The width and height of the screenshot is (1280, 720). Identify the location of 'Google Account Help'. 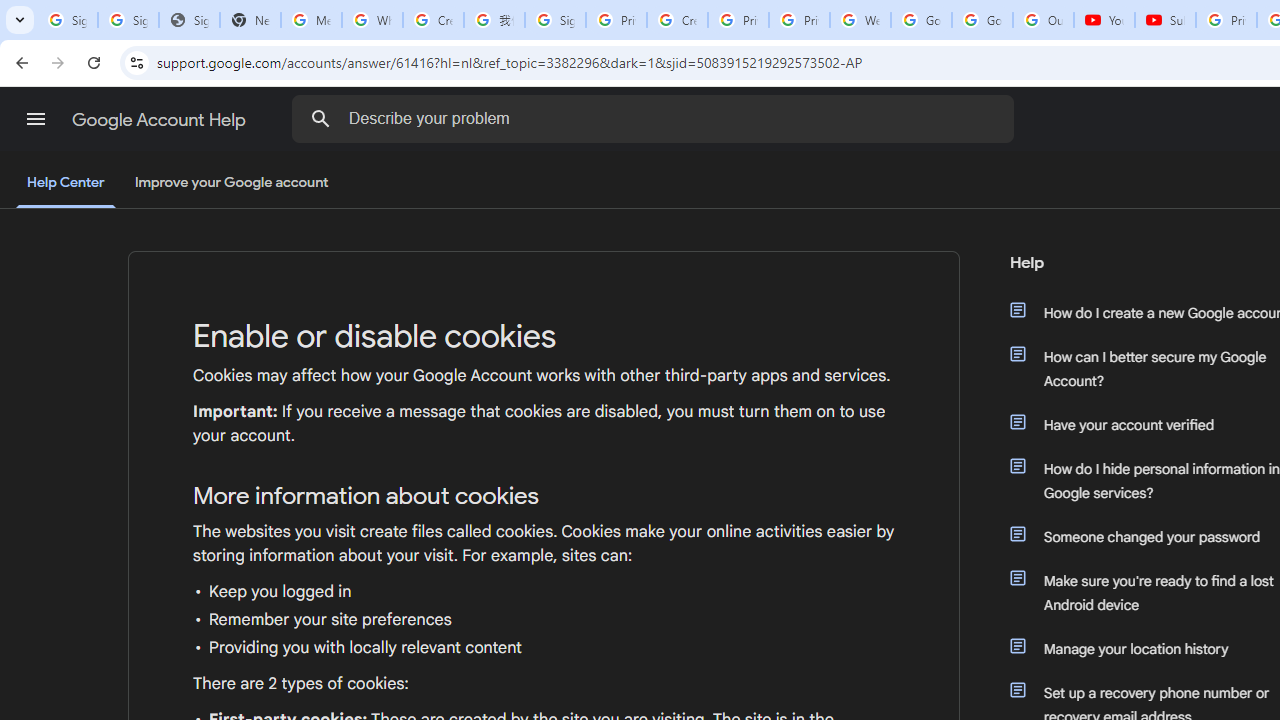
(160, 119).